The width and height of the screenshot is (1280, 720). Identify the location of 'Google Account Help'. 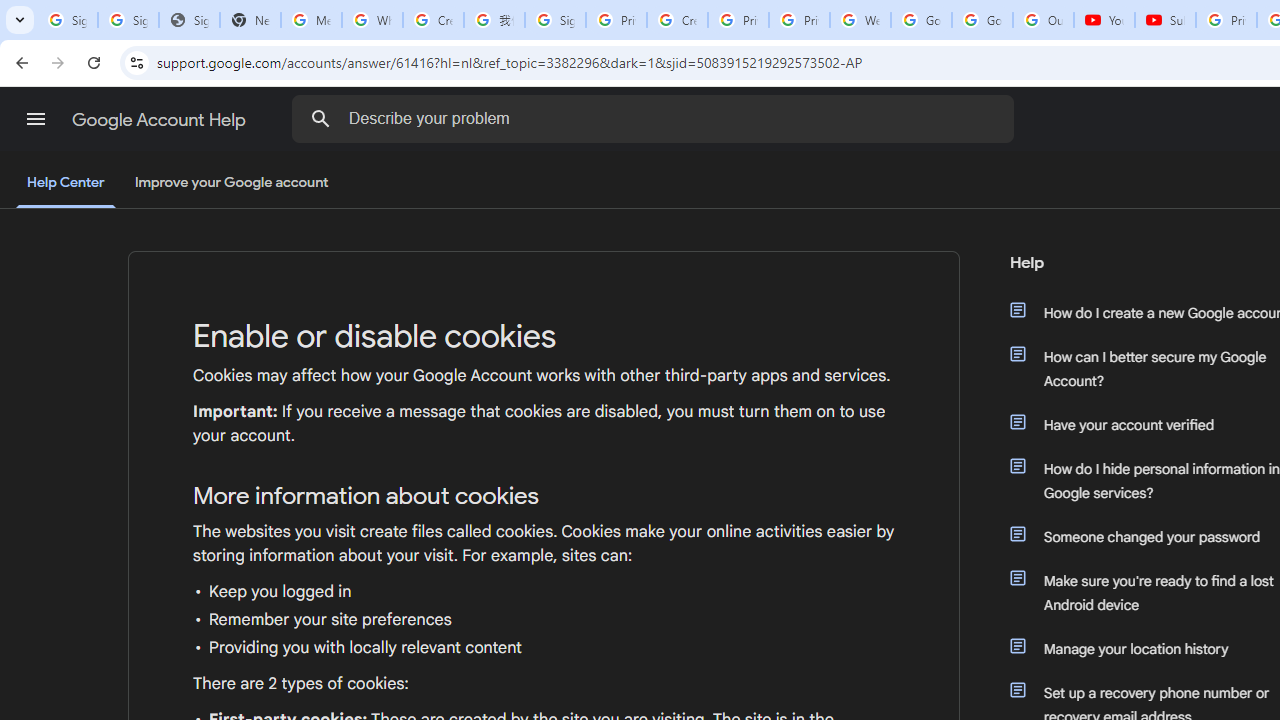
(160, 119).